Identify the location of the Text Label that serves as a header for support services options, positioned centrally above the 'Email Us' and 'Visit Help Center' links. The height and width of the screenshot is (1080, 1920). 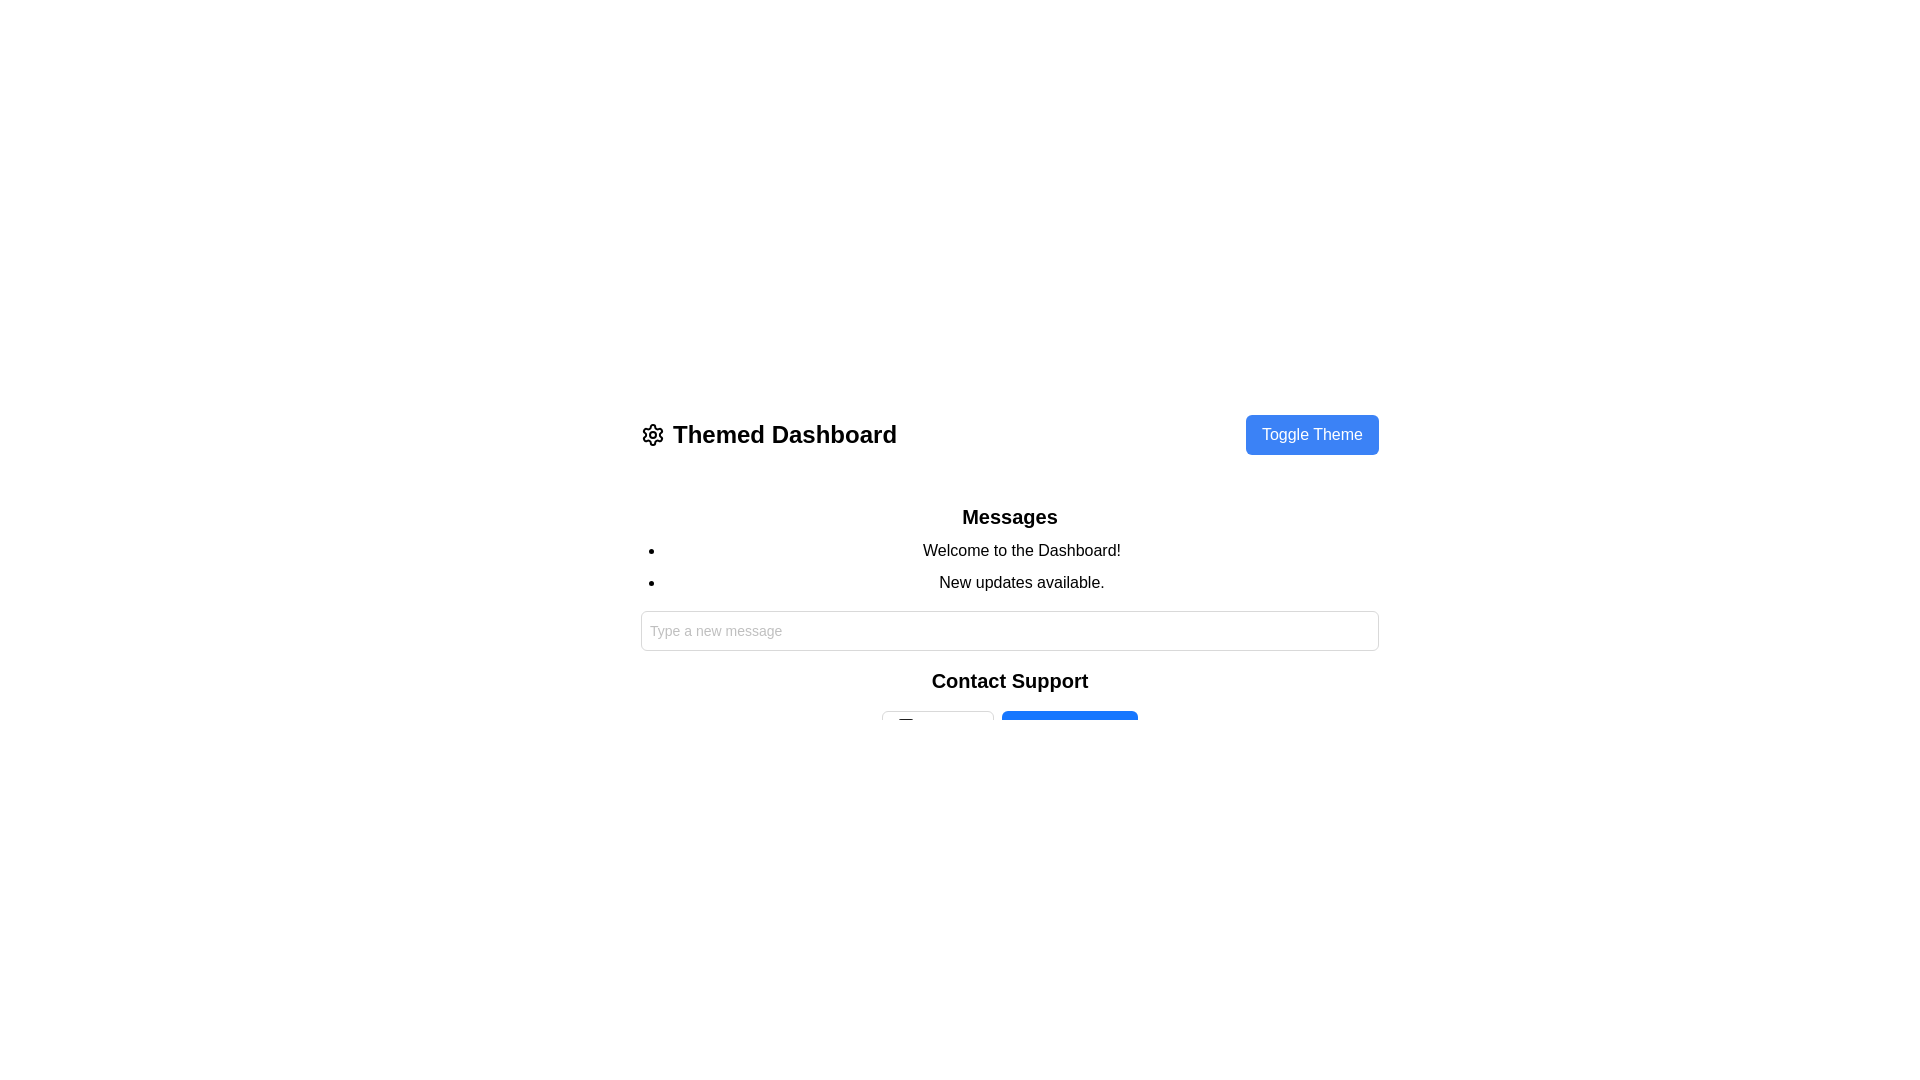
(1009, 680).